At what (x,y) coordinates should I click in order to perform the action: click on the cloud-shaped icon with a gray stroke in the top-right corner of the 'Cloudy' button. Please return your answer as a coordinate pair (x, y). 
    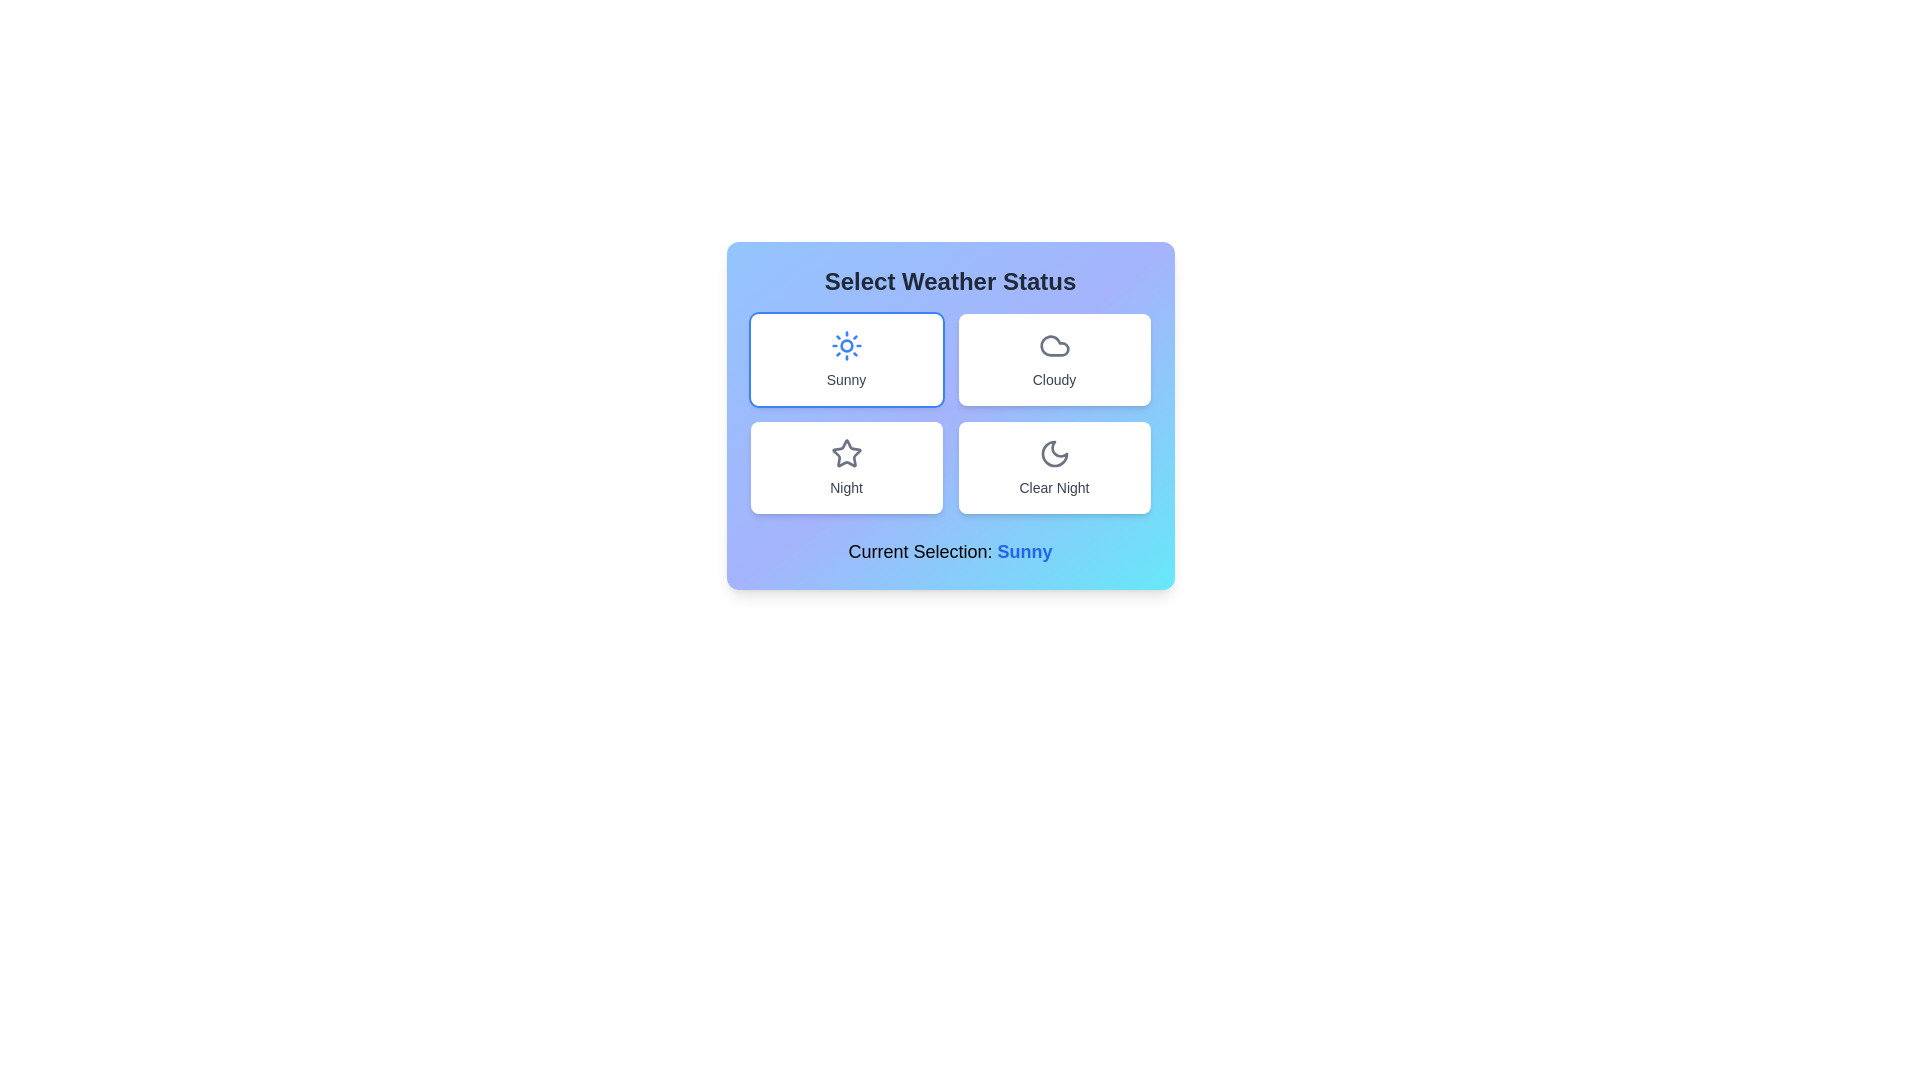
    Looking at the image, I should click on (1053, 345).